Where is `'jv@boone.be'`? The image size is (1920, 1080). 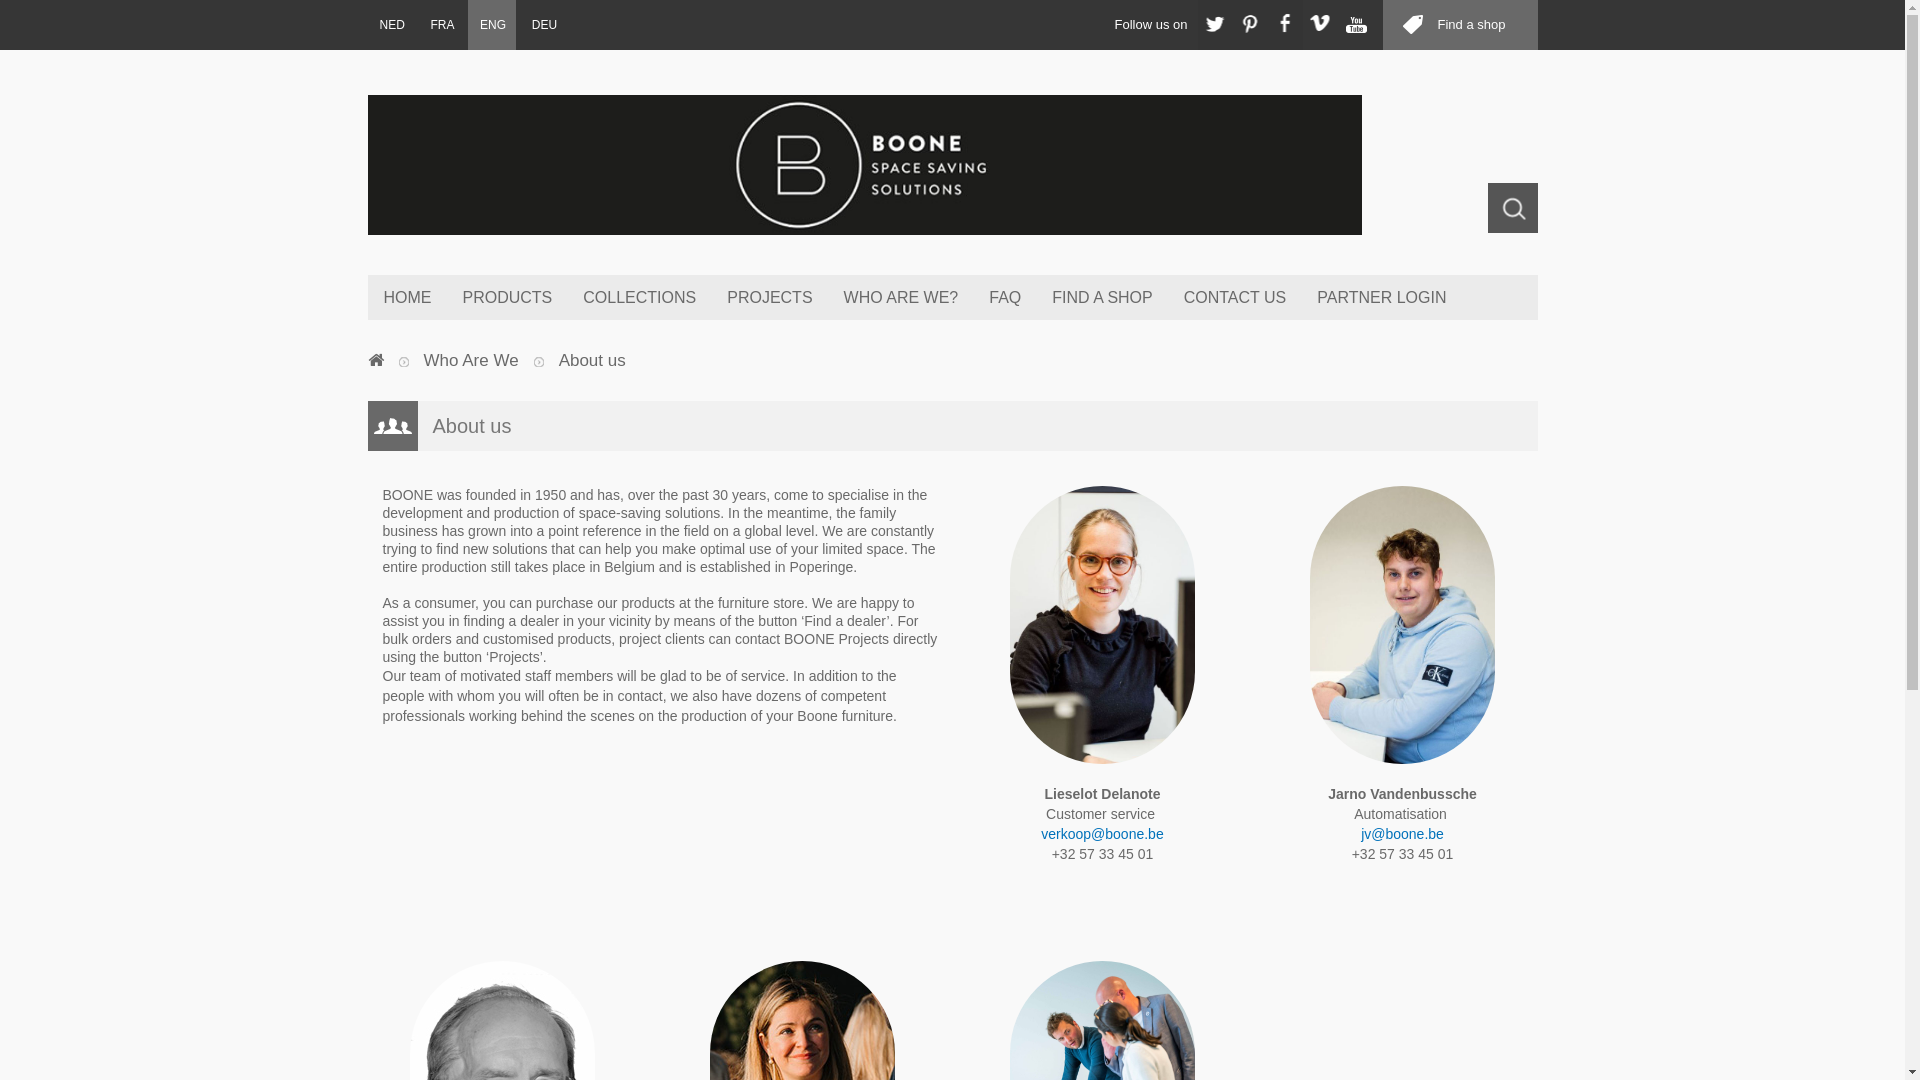 'jv@boone.be' is located at coordinates (1401, 833).